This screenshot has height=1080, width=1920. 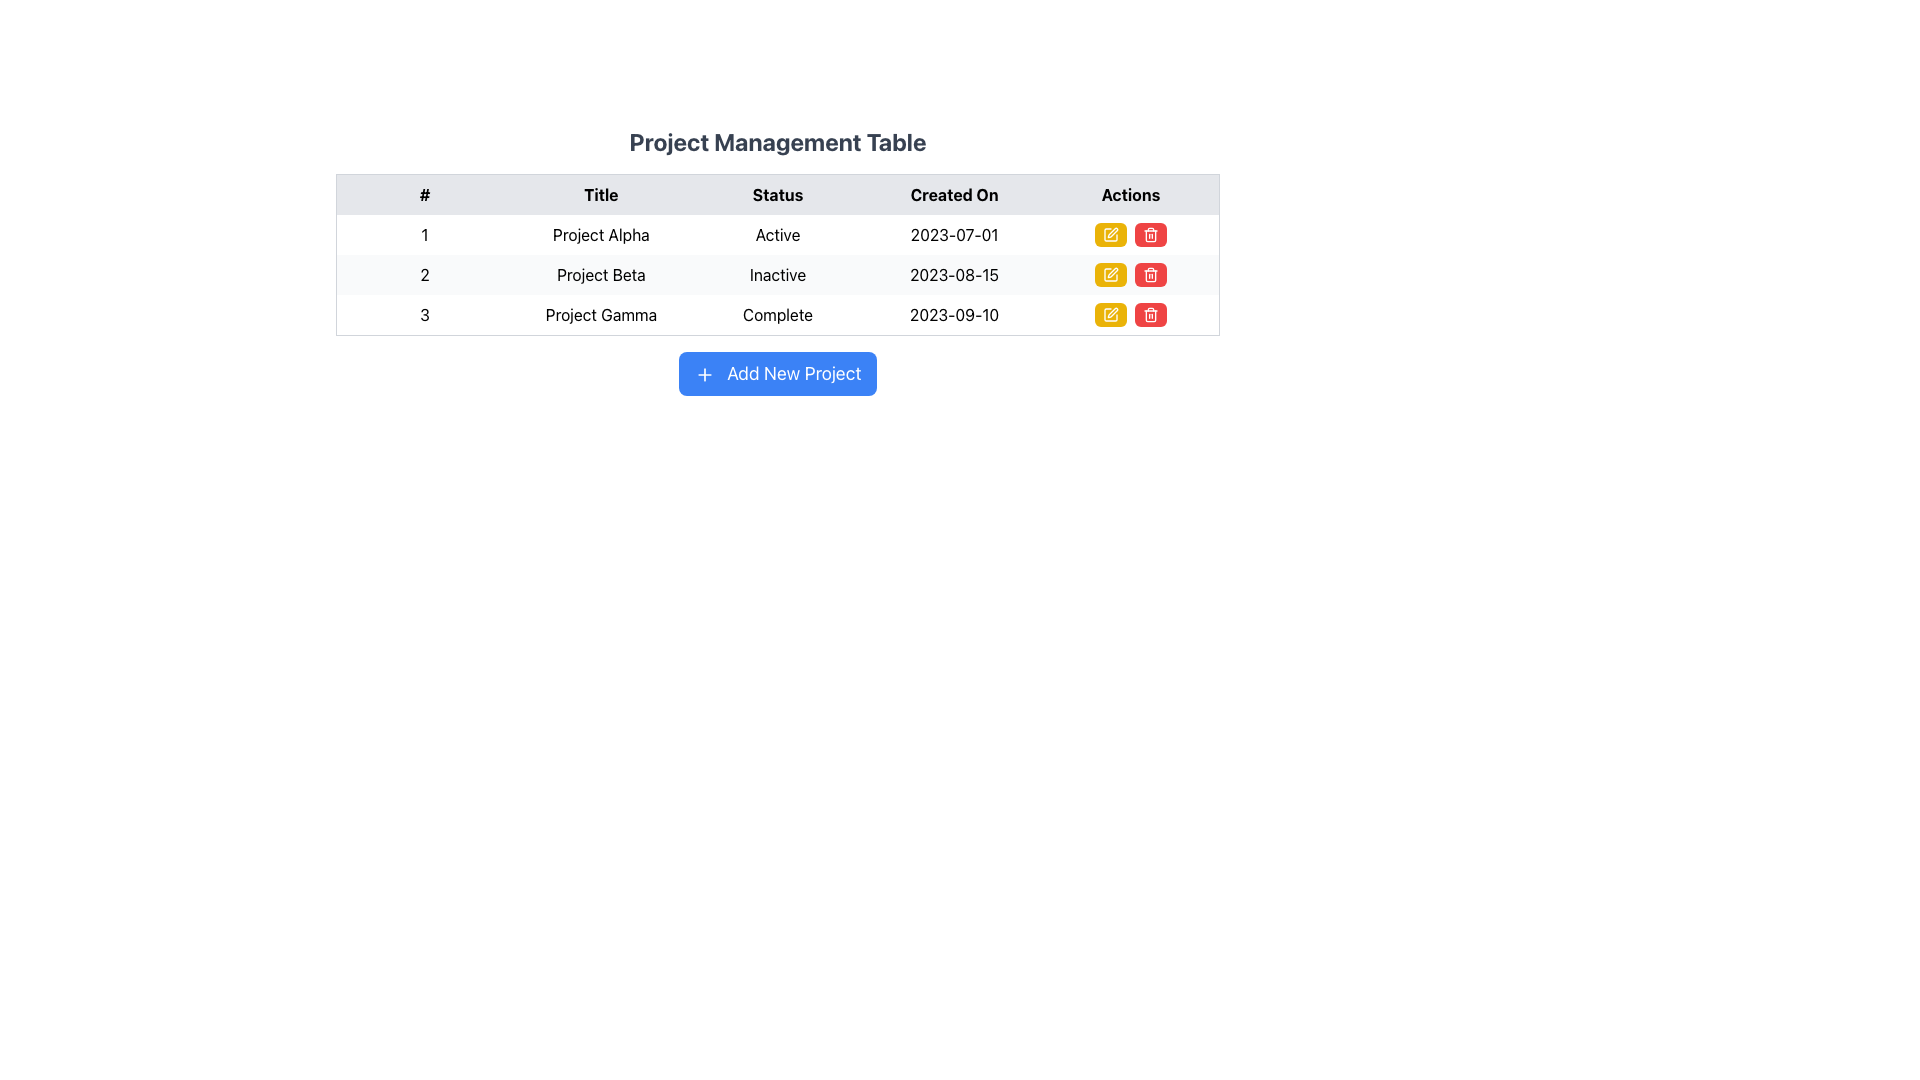 I want to click on the blue button labeled 'Add New Project' with rounded corners, so click(x=776, y=374).